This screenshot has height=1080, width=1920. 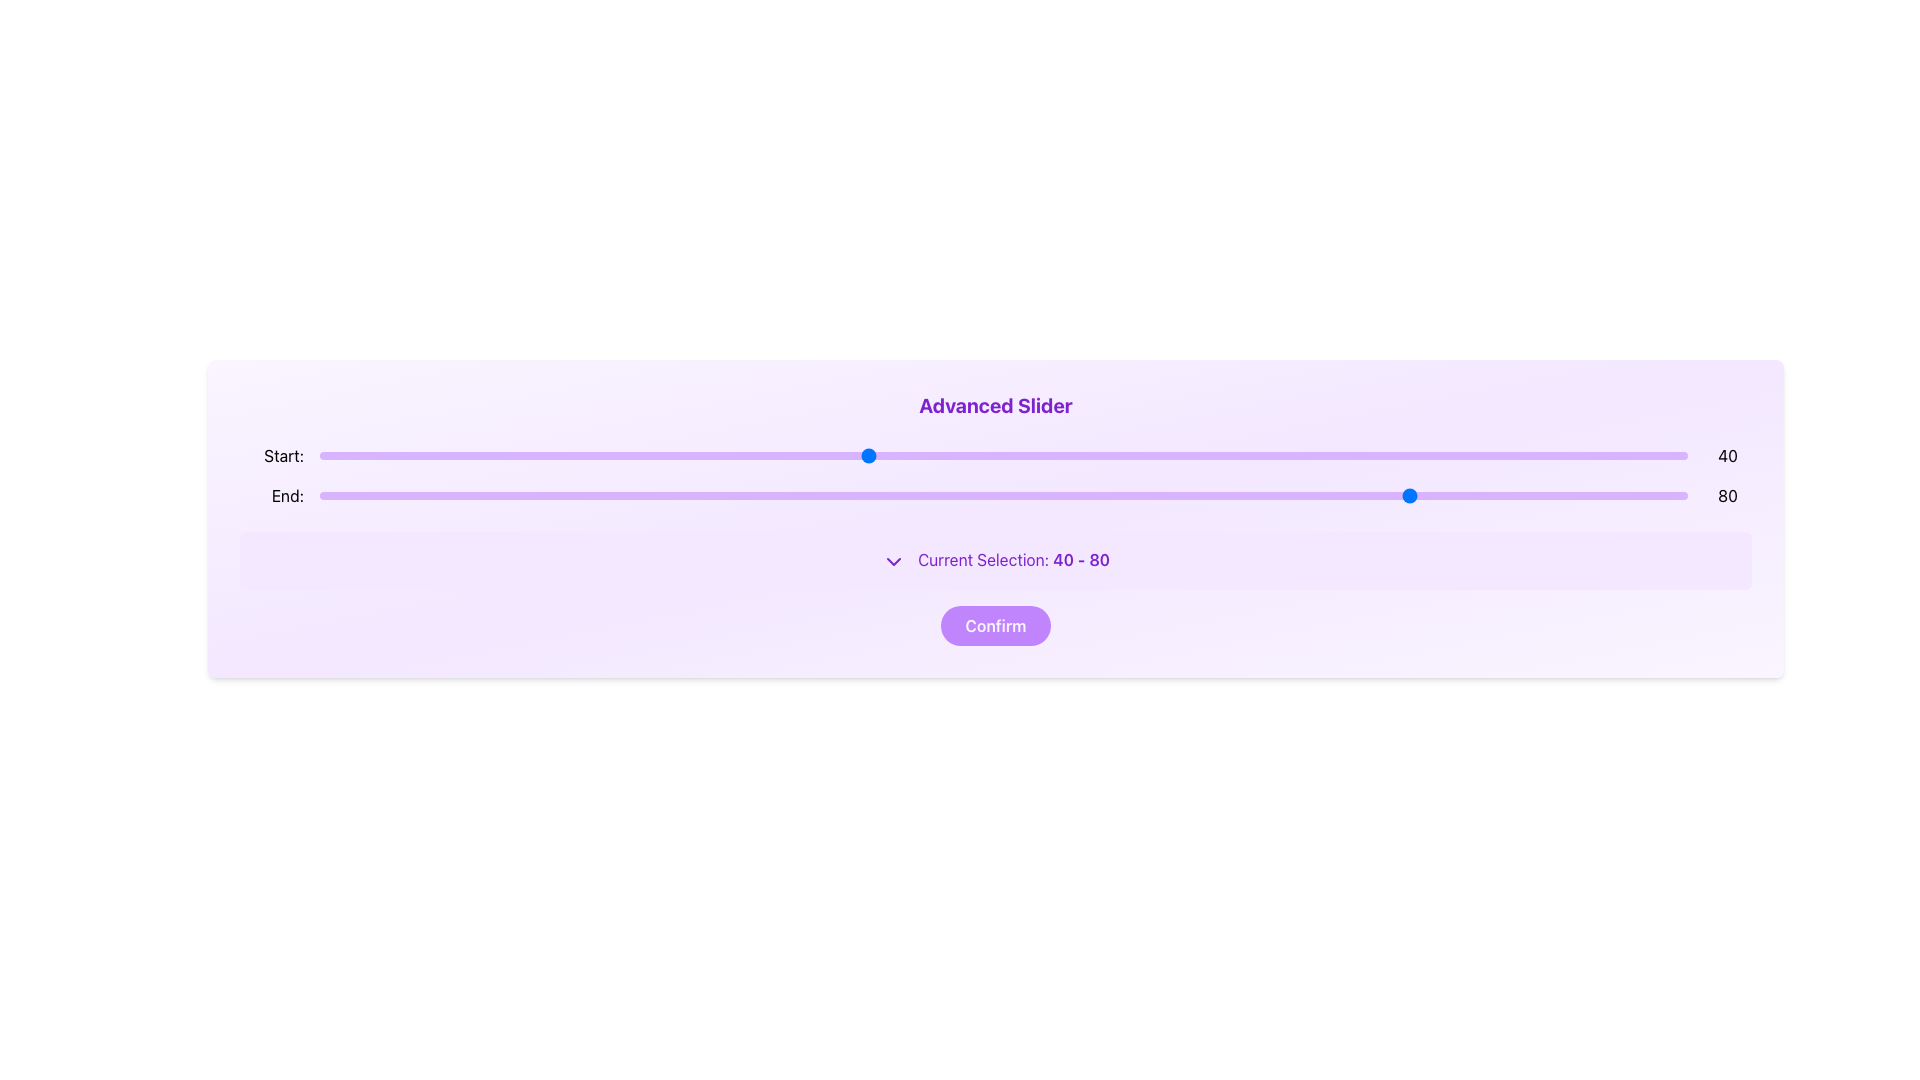 I want to click on the 'End' value, so click(x=703, y=495).